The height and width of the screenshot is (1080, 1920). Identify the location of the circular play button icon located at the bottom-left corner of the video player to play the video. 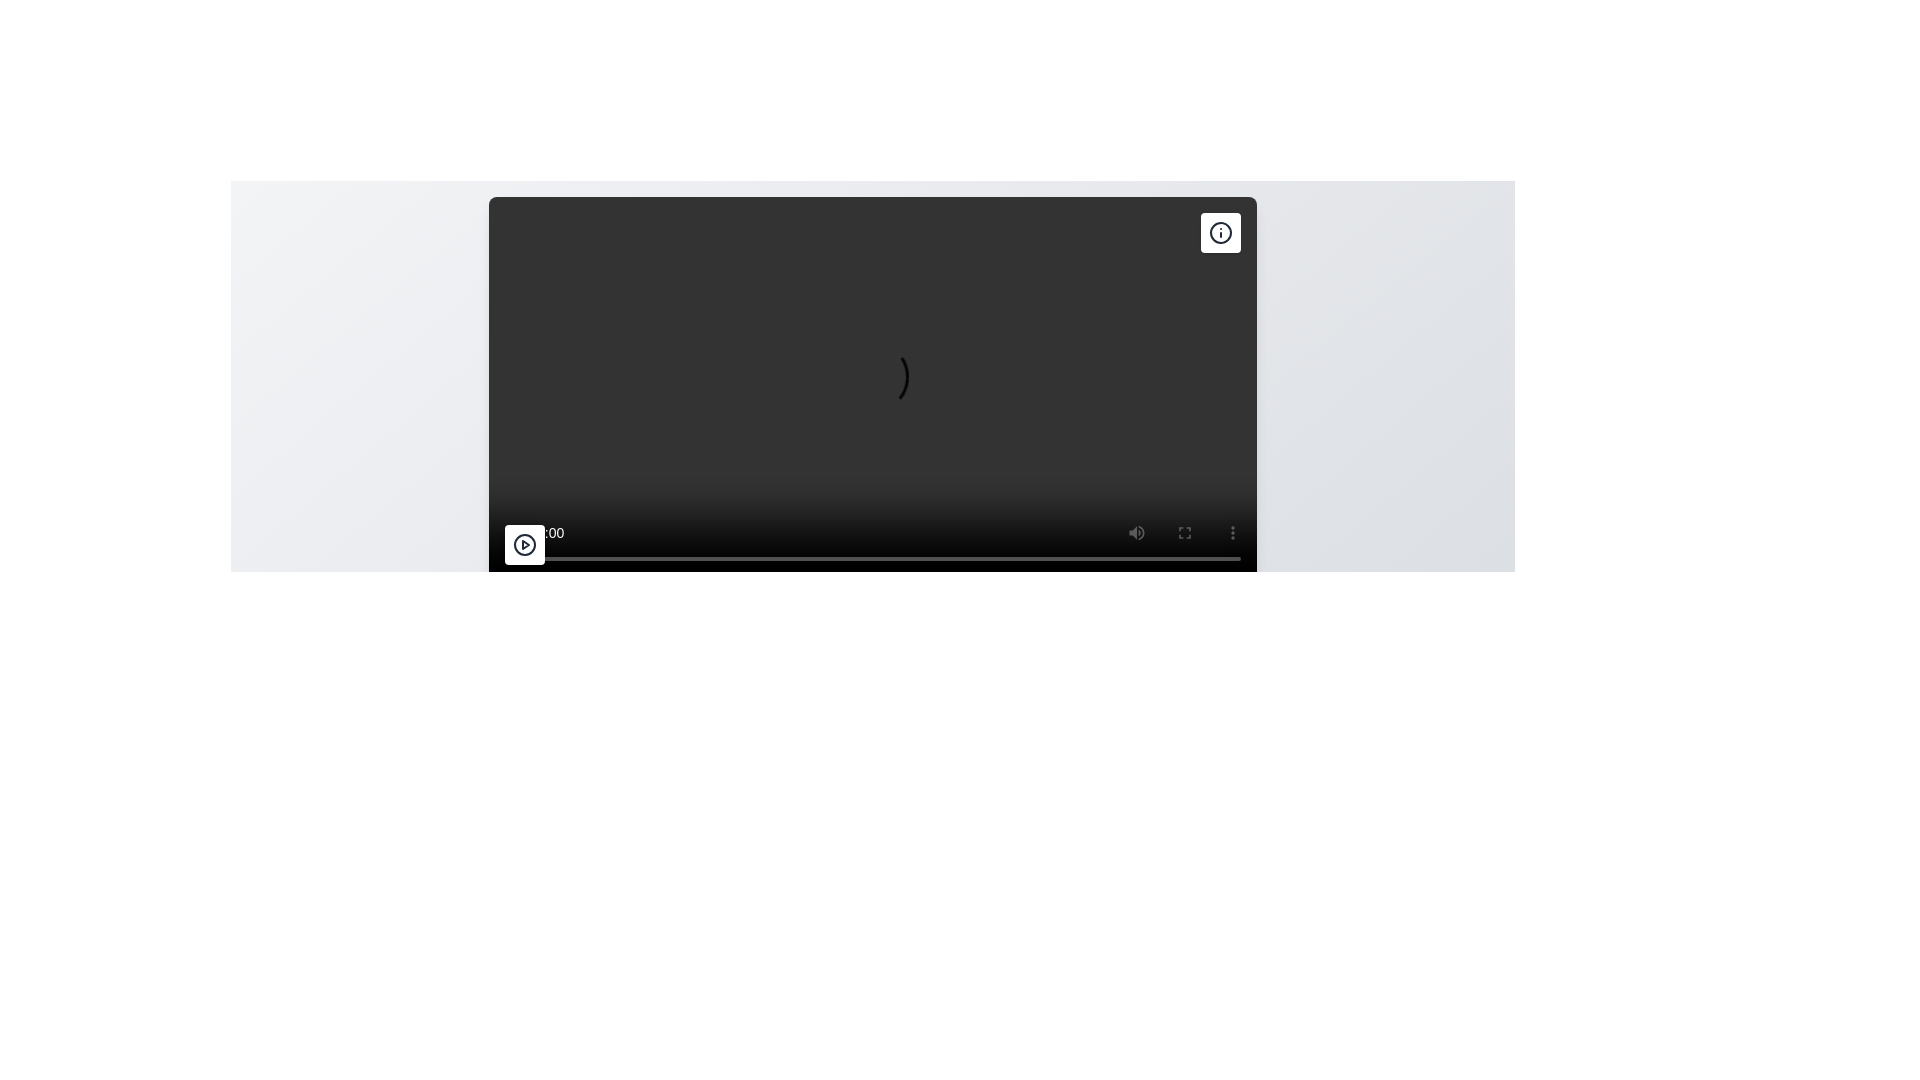
(524, 544).